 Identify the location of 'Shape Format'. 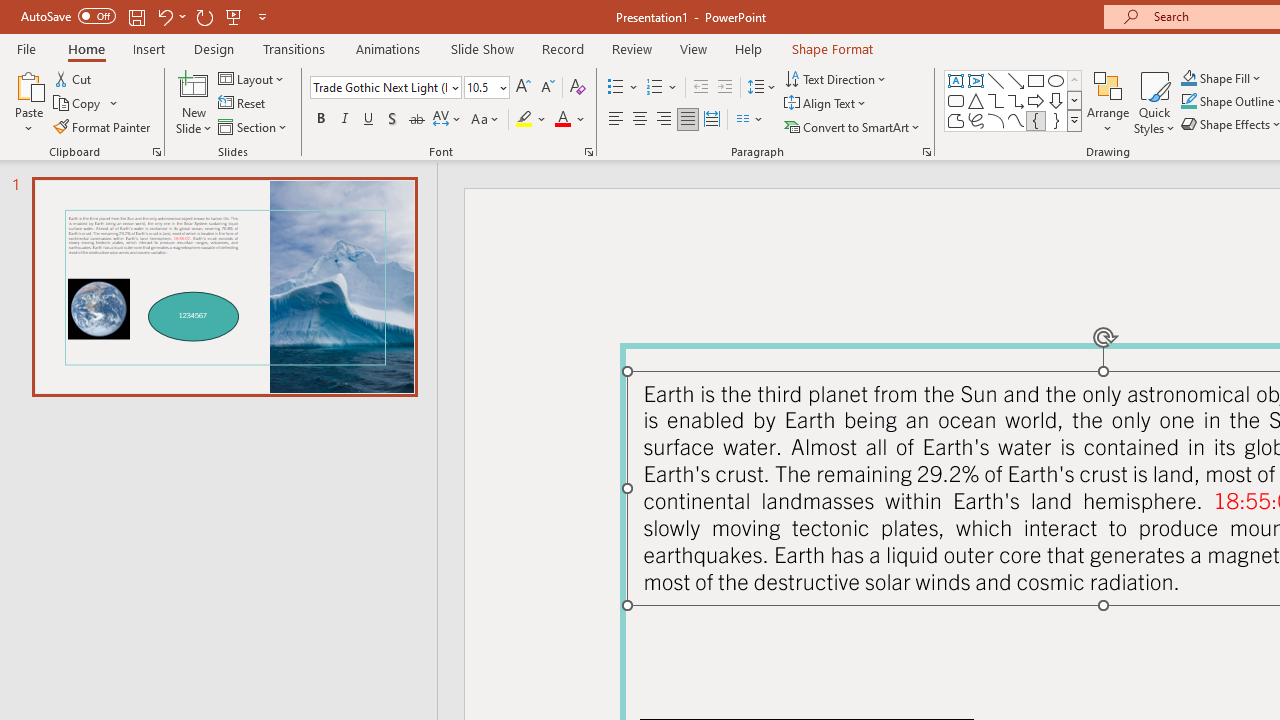
(832, 48).